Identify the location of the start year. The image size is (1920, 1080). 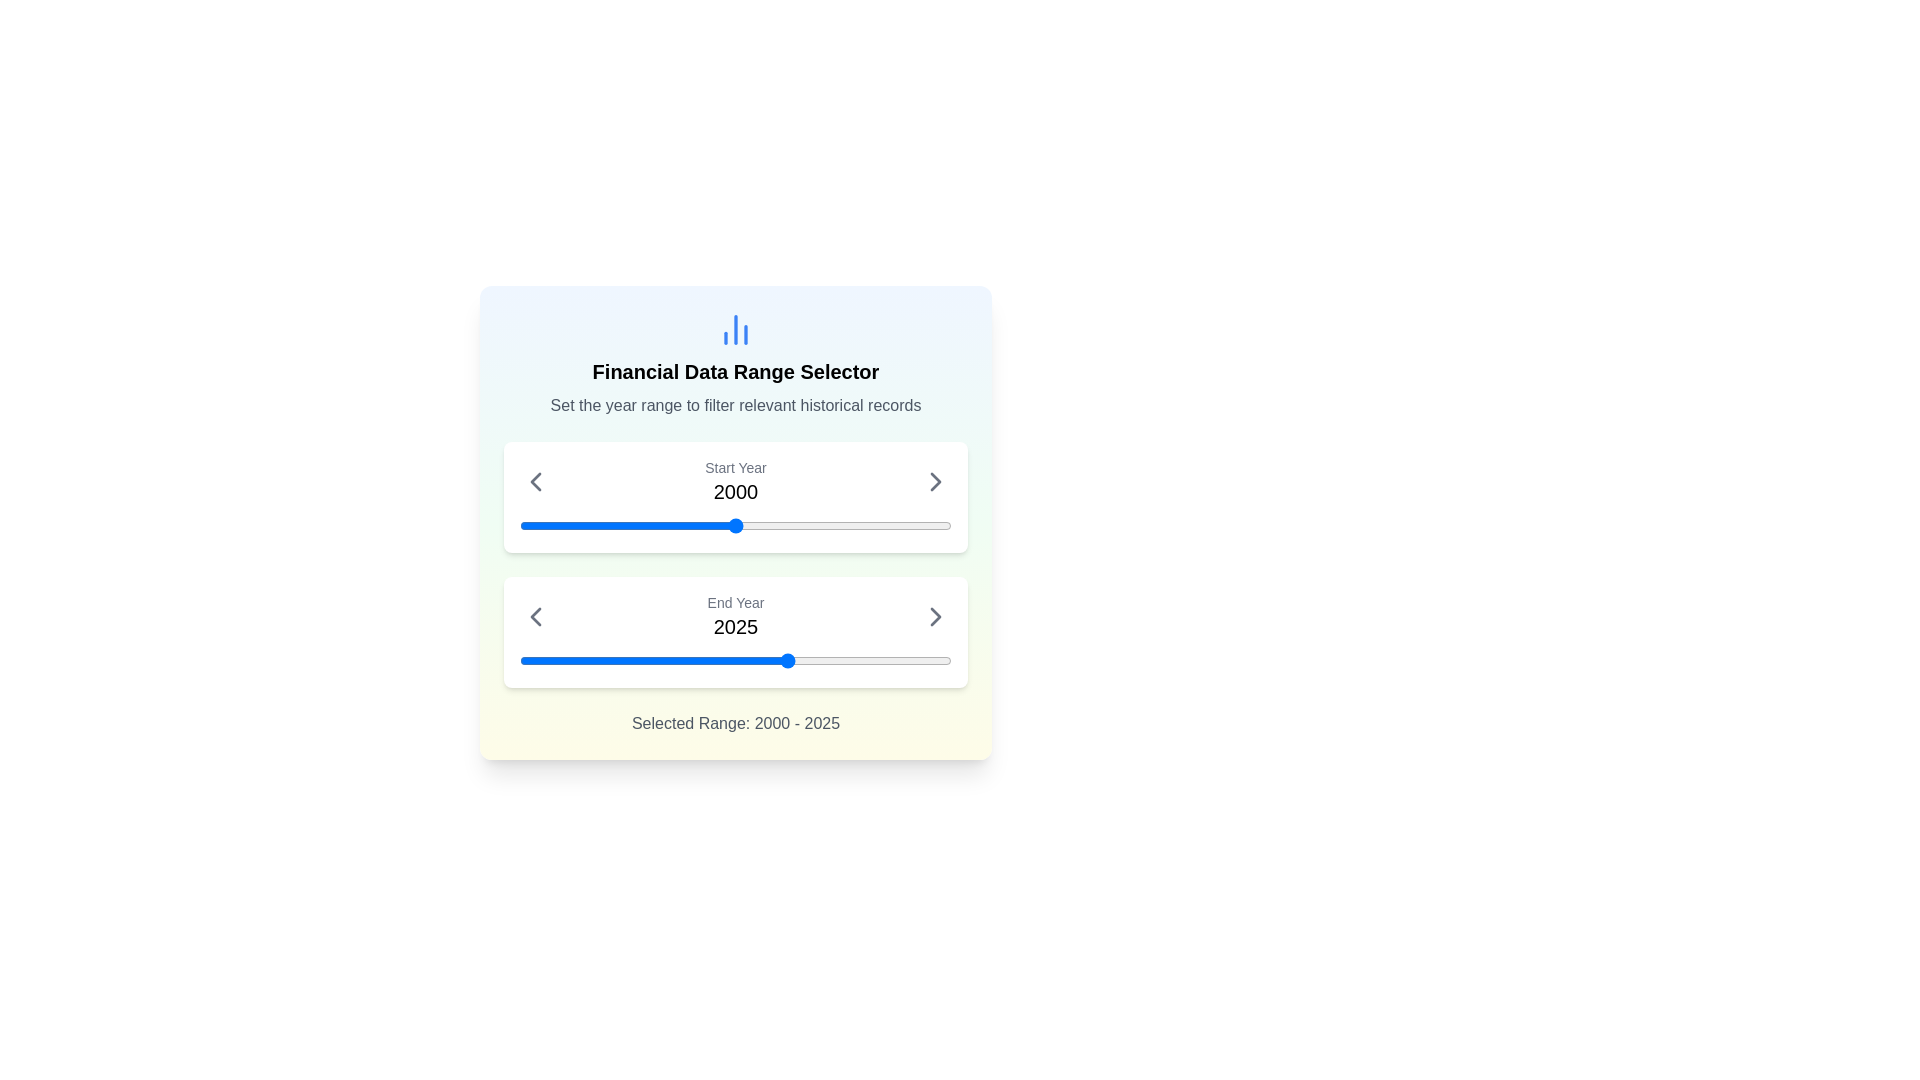
(635, 524).